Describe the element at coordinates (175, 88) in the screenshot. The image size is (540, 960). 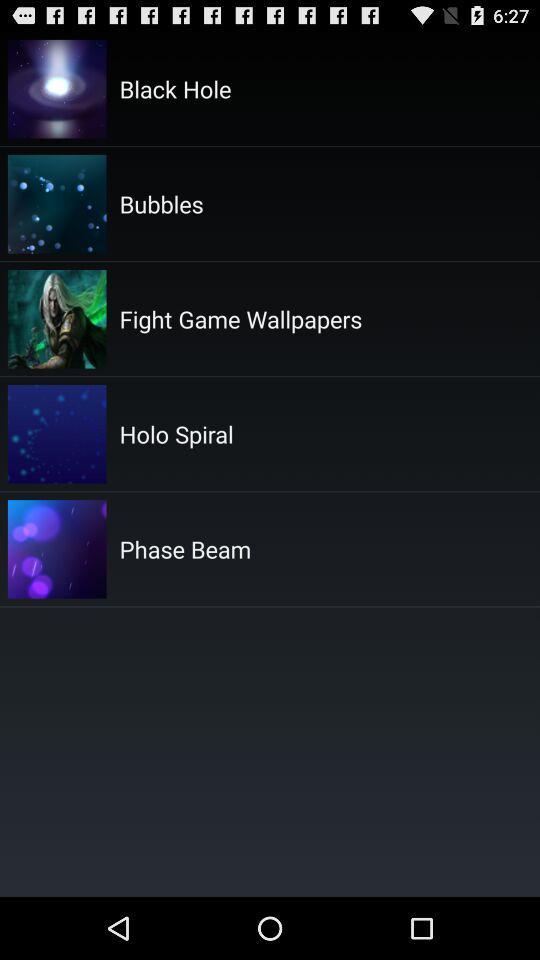
I see `black hole app` at that location.